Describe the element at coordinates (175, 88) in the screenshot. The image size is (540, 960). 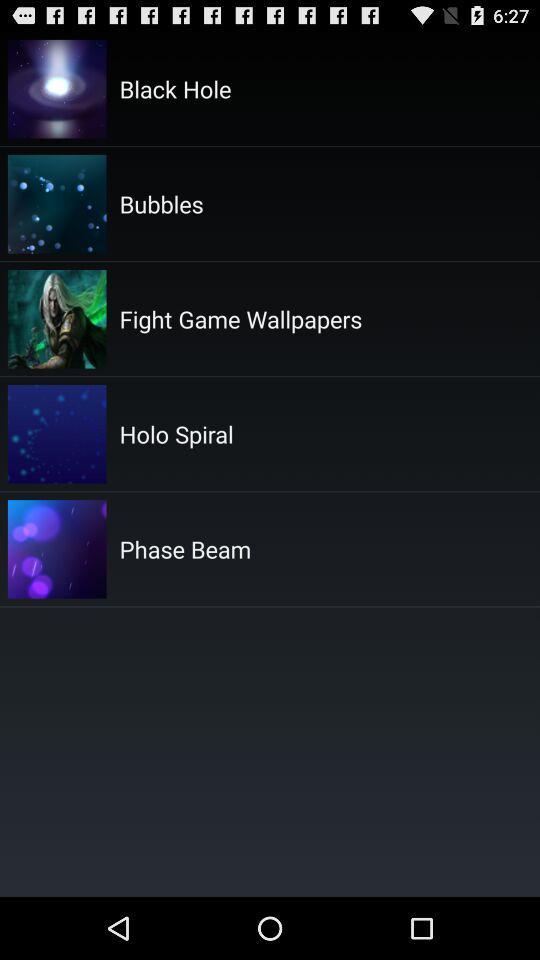
I see `black hole app` at that location.